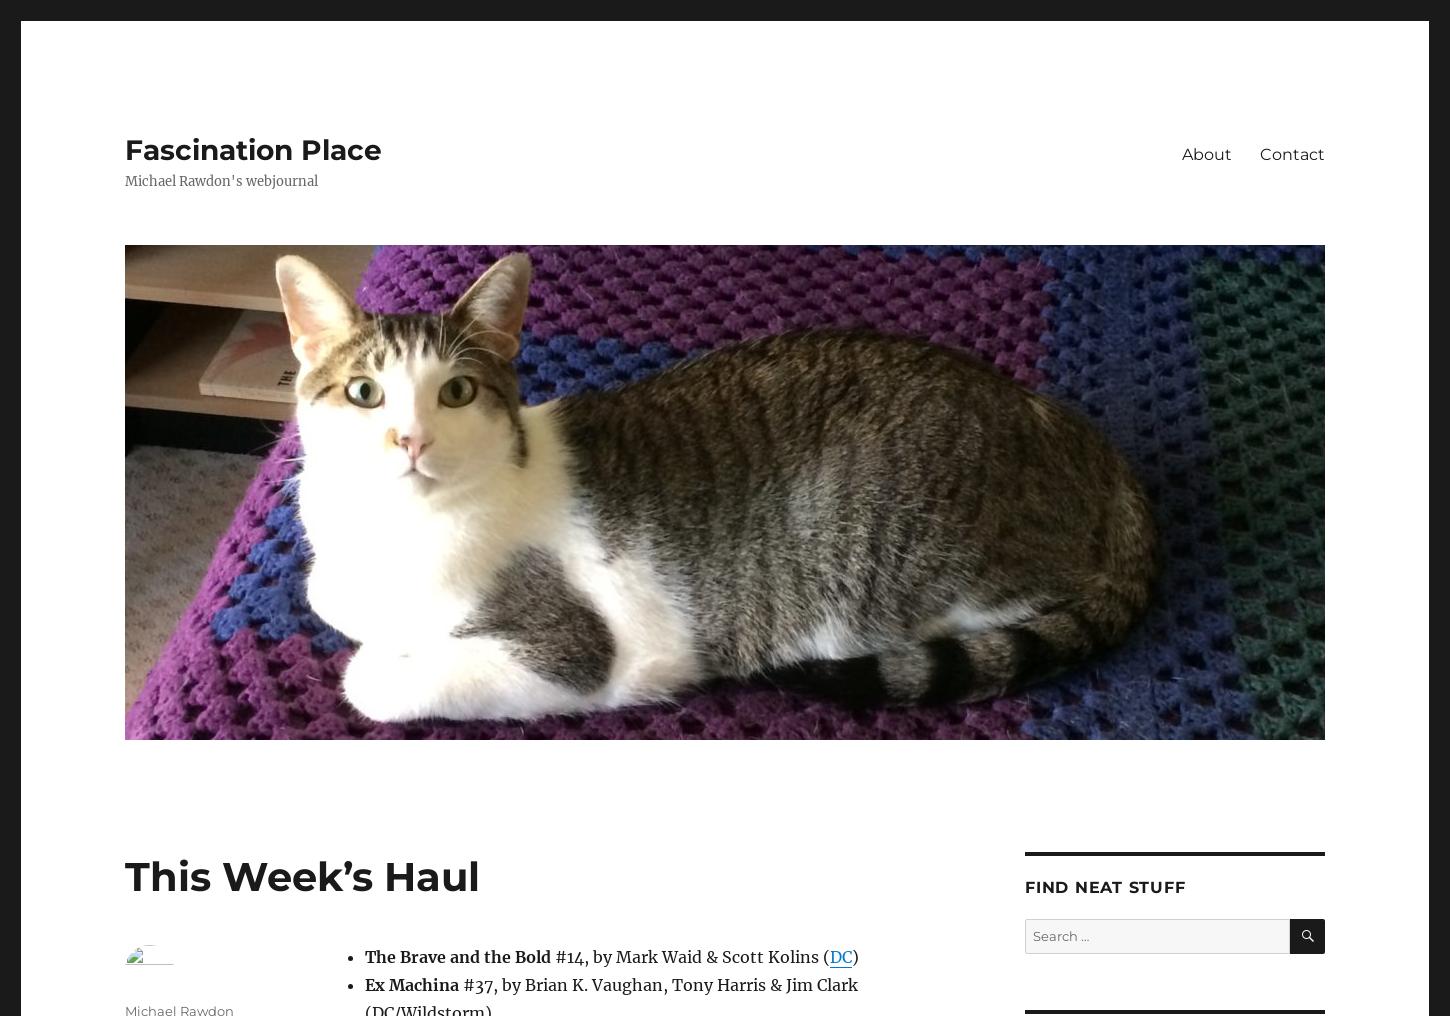 This screenshot has height=1016, width=1450. What do you see at coordinates (220, 180) in the screenshot?
I see `'Michael Rawdon's webjournal'` at bounding box center [220, 180].